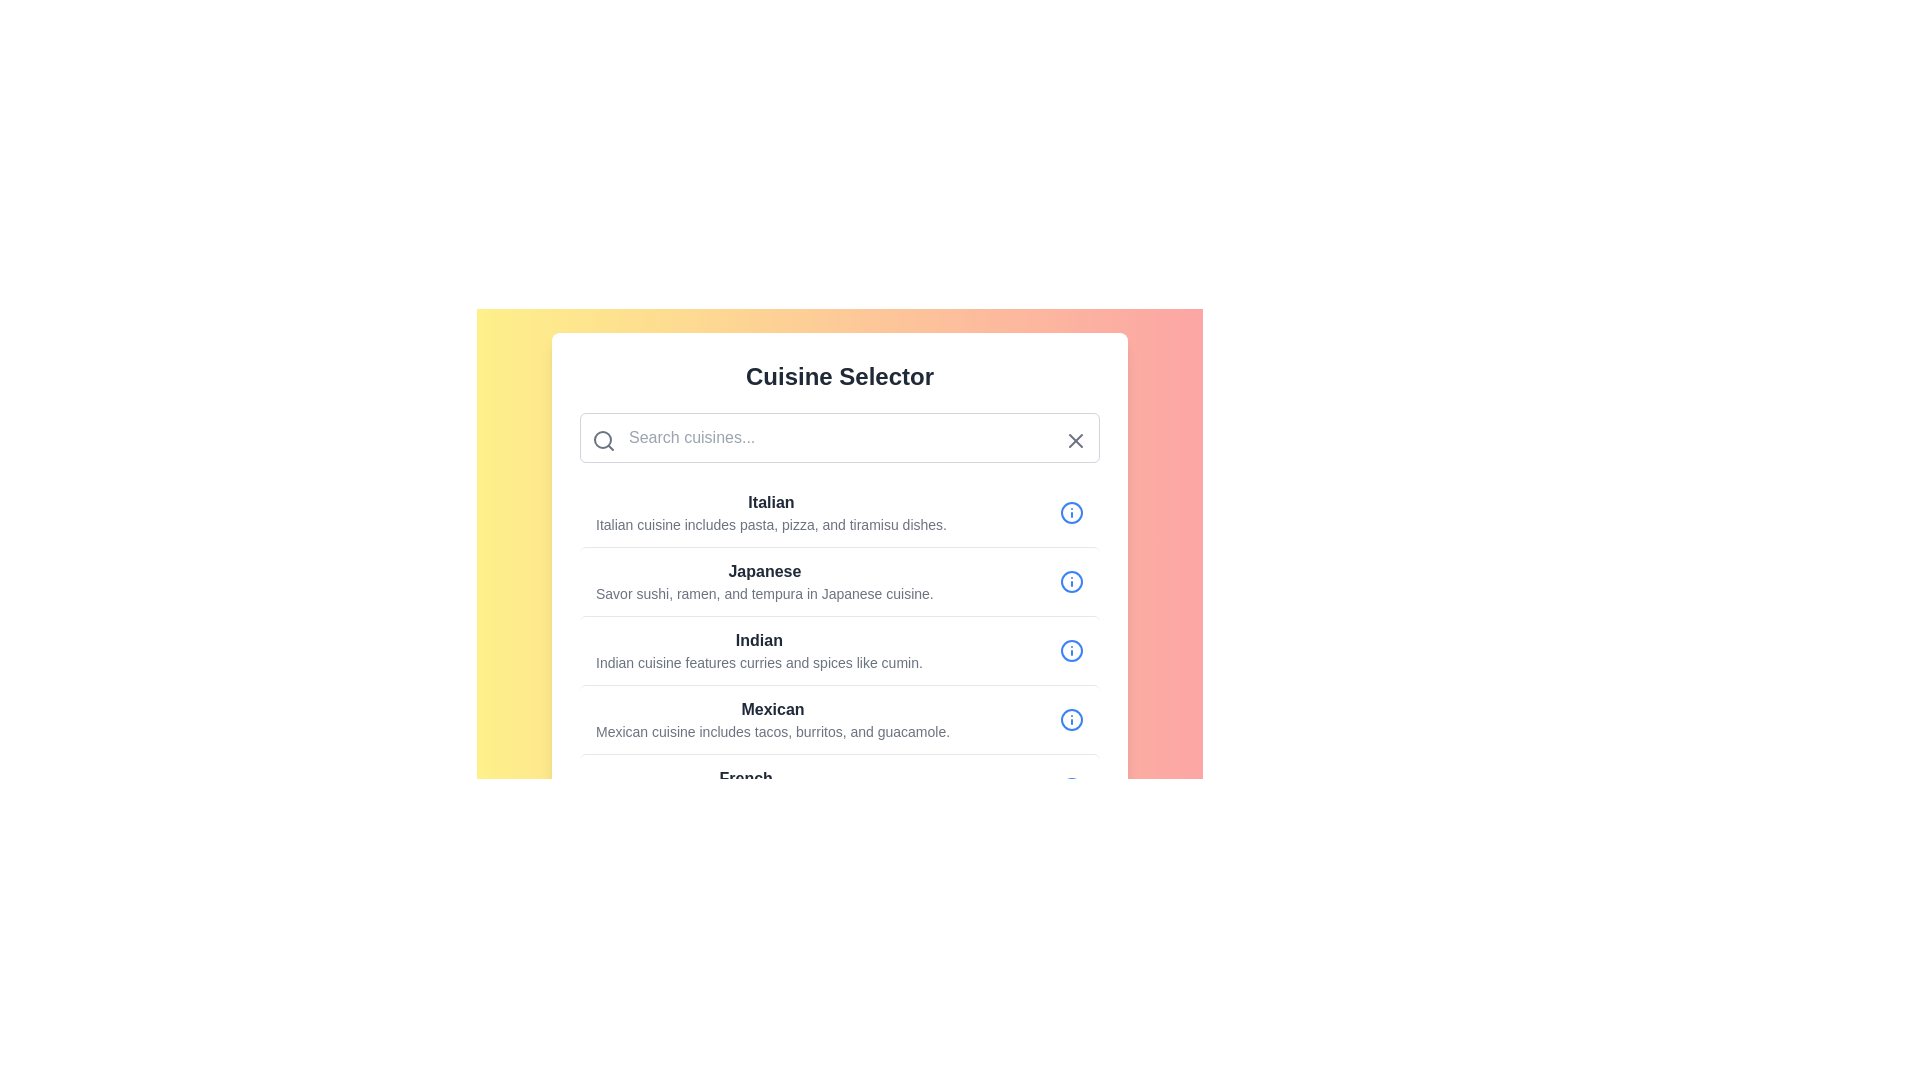 This screenshot has width=1920, height=1080. What do you see at coordinates (763, 571) in the screenshot?
I see `the static text element representing the 'Japanese' cuisine category, which is positioned at the top of a list of cuisine options` at bounding box center [763, 571].